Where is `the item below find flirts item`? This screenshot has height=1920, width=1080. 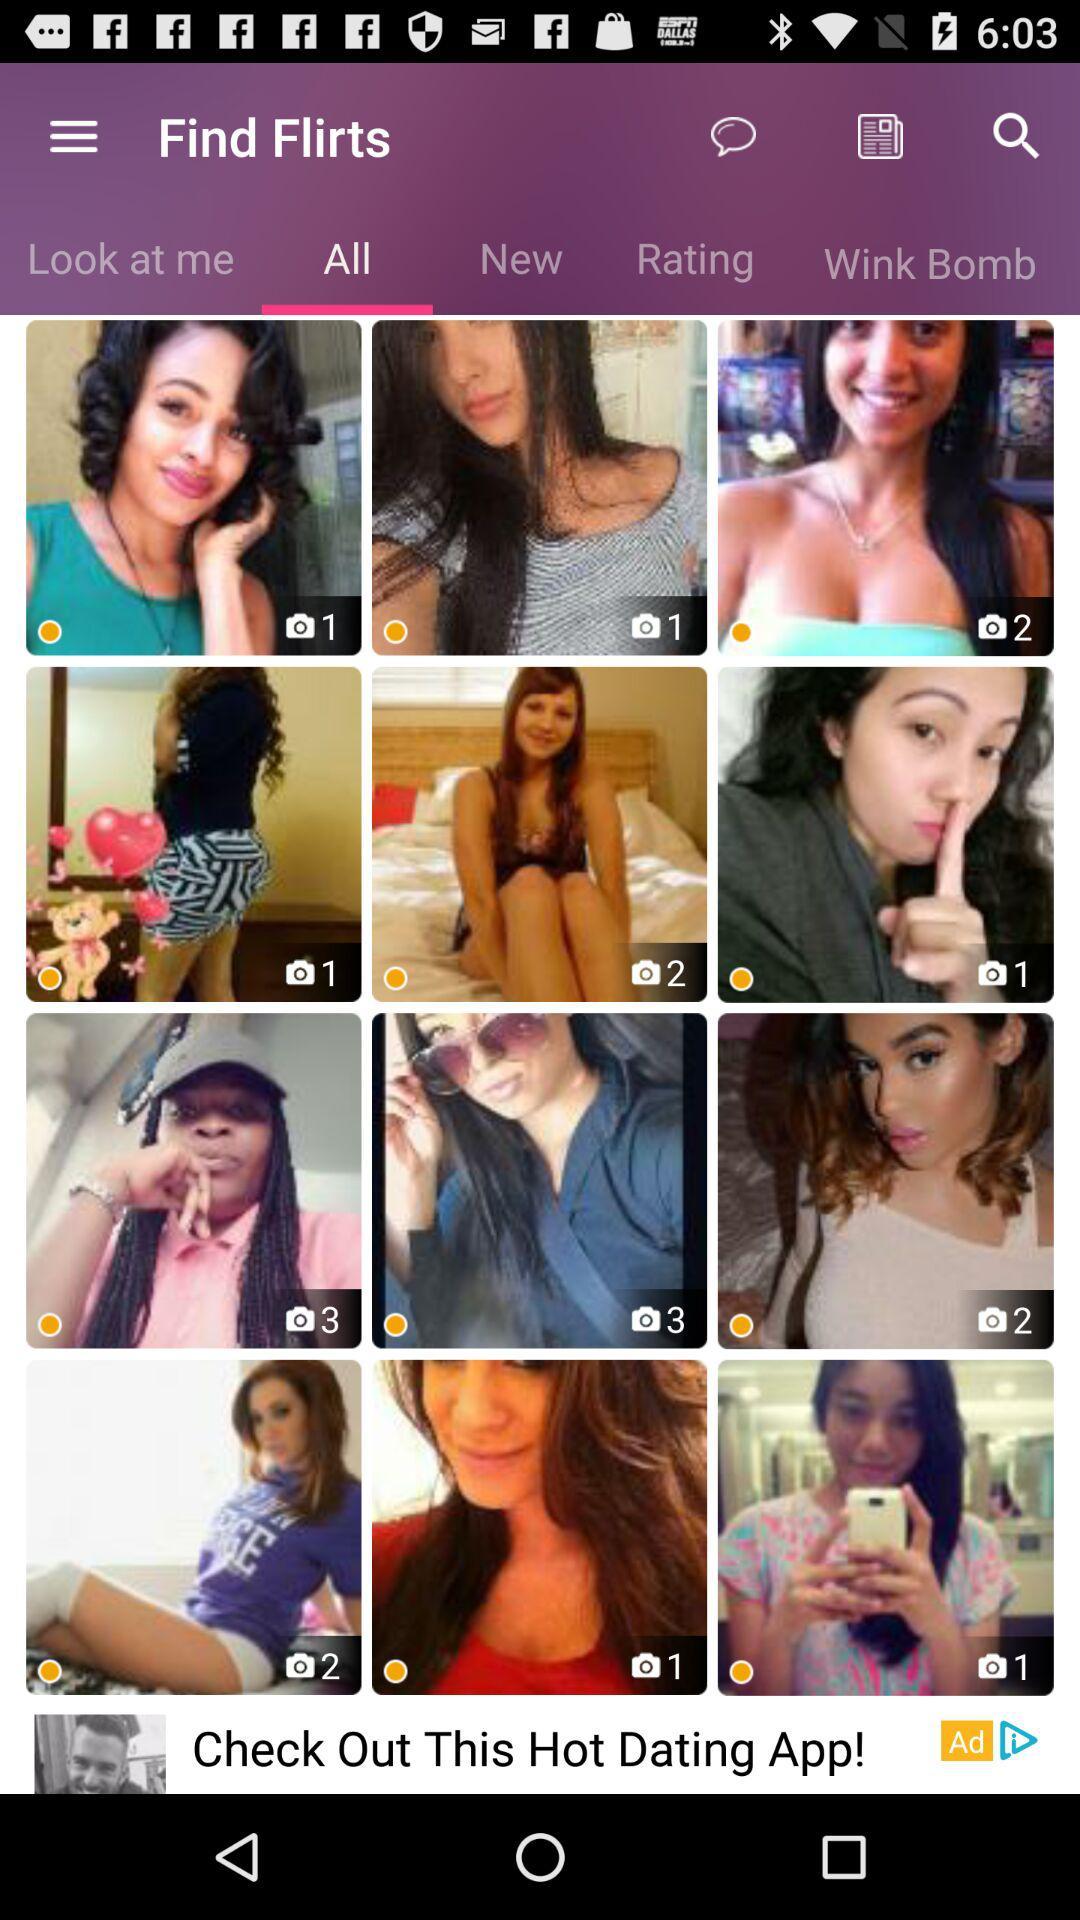 the item below find flirts item is located at coordinates (346, 261).